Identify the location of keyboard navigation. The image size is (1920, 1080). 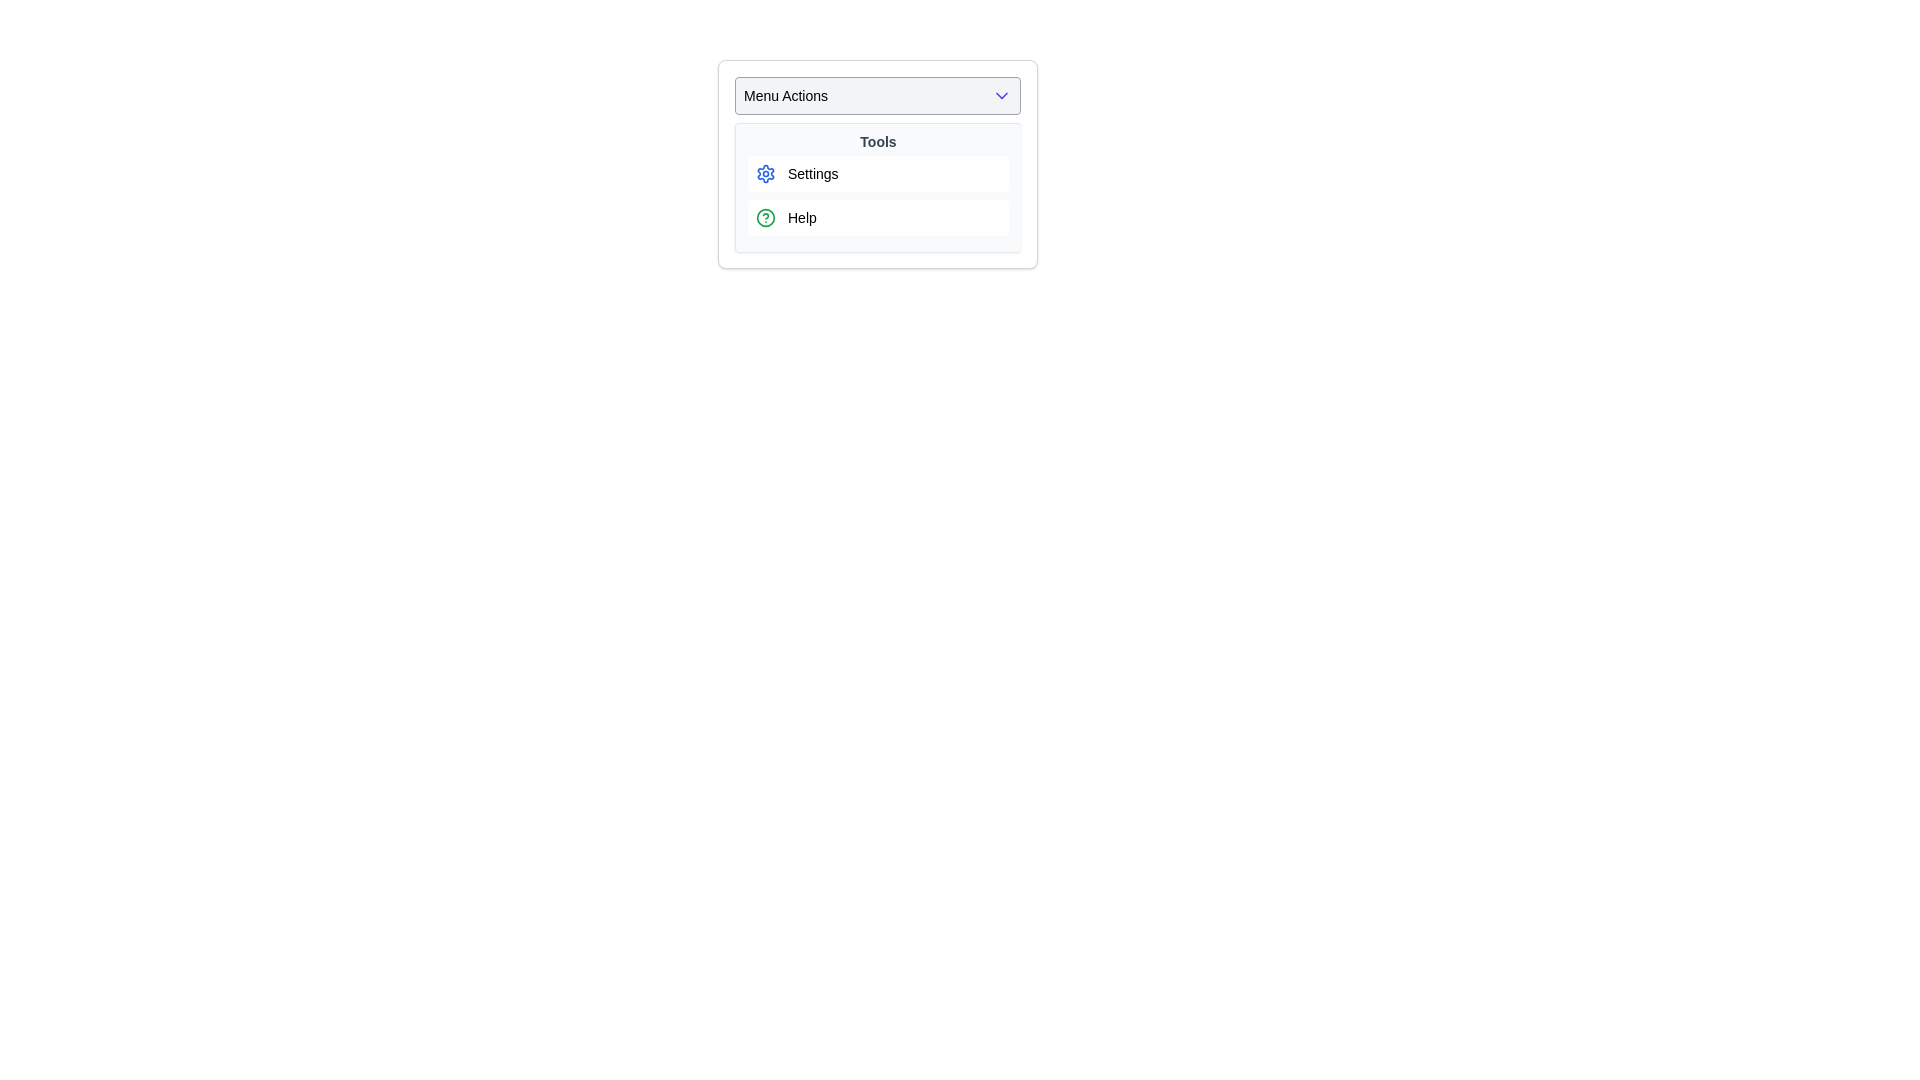
(878, 172).